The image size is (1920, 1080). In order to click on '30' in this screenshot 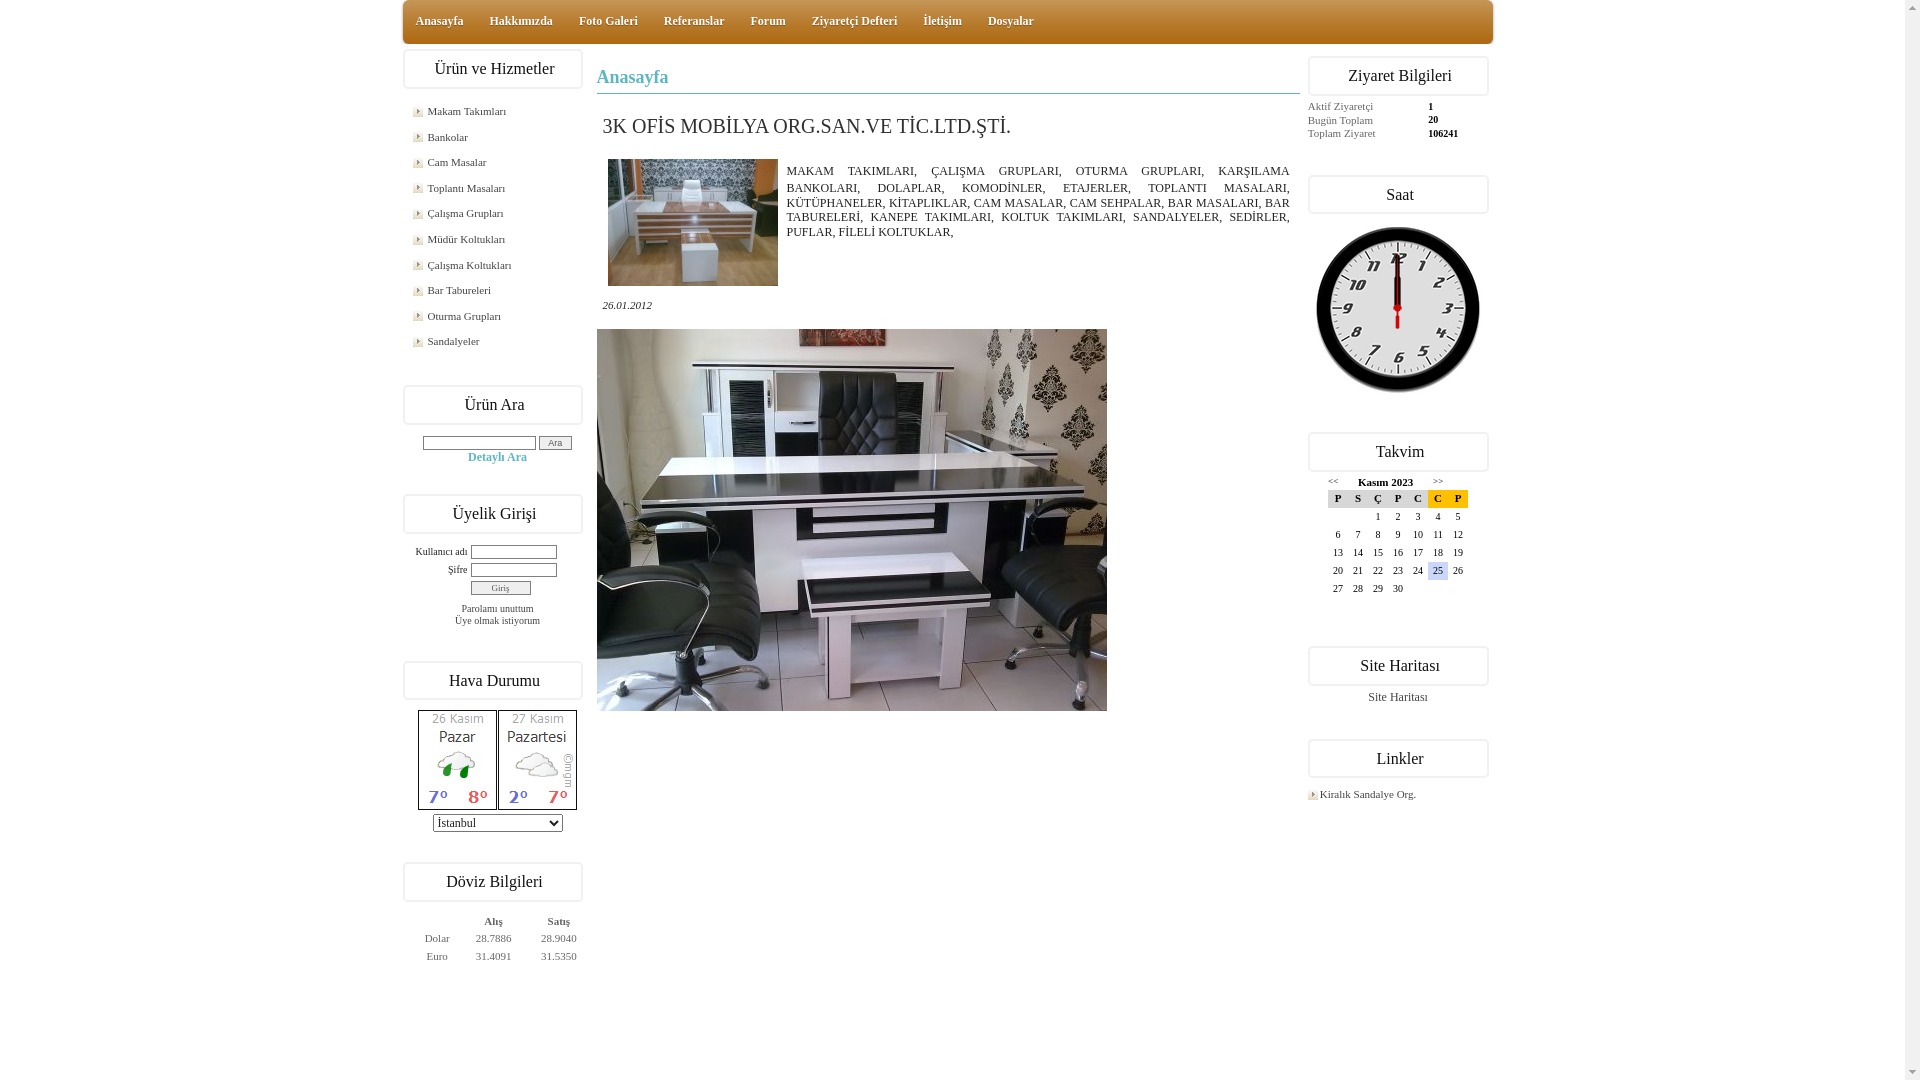, I will do `click(1396, 588)`.